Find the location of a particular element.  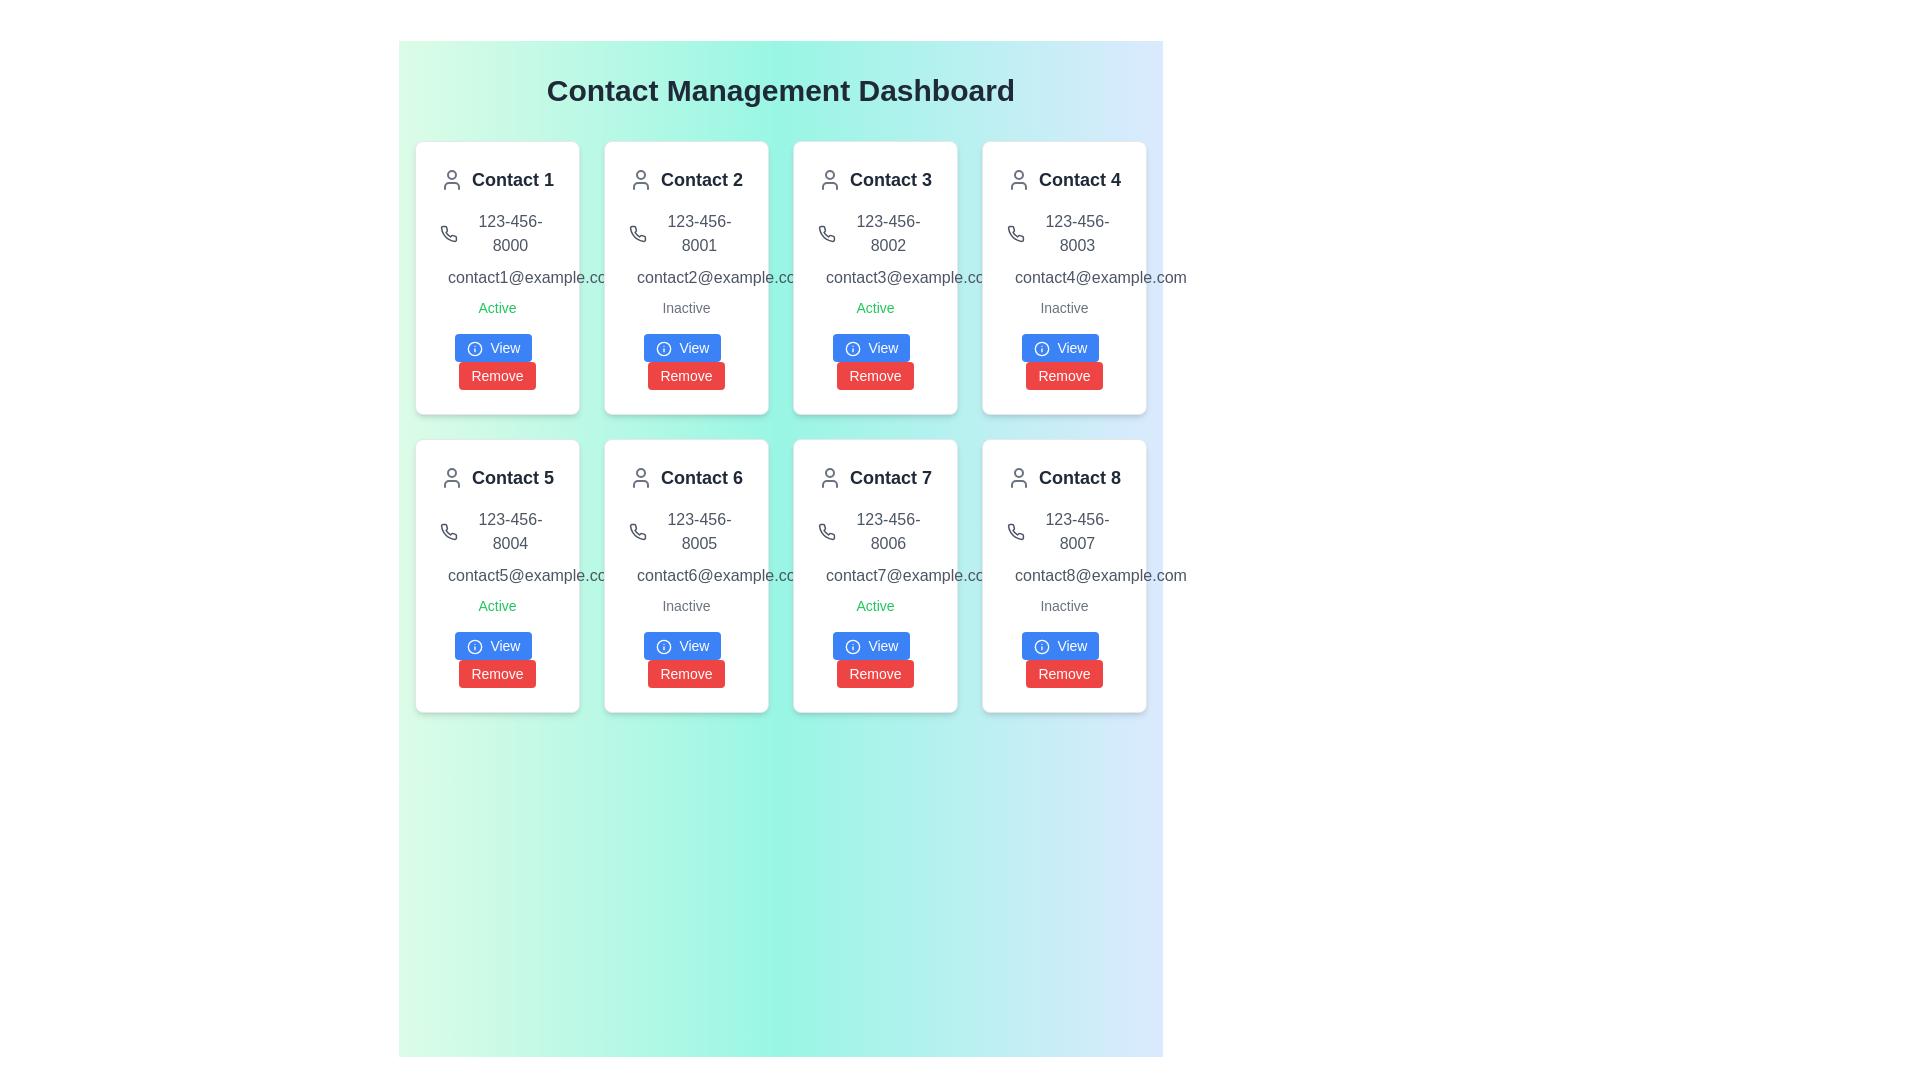

the 'Inactive' label in the contact card for 'Contact 4', which is a small light gray text label located in the bottom section of the card, centered horizontally beneath the email information is located at coordinates (1063, 308).